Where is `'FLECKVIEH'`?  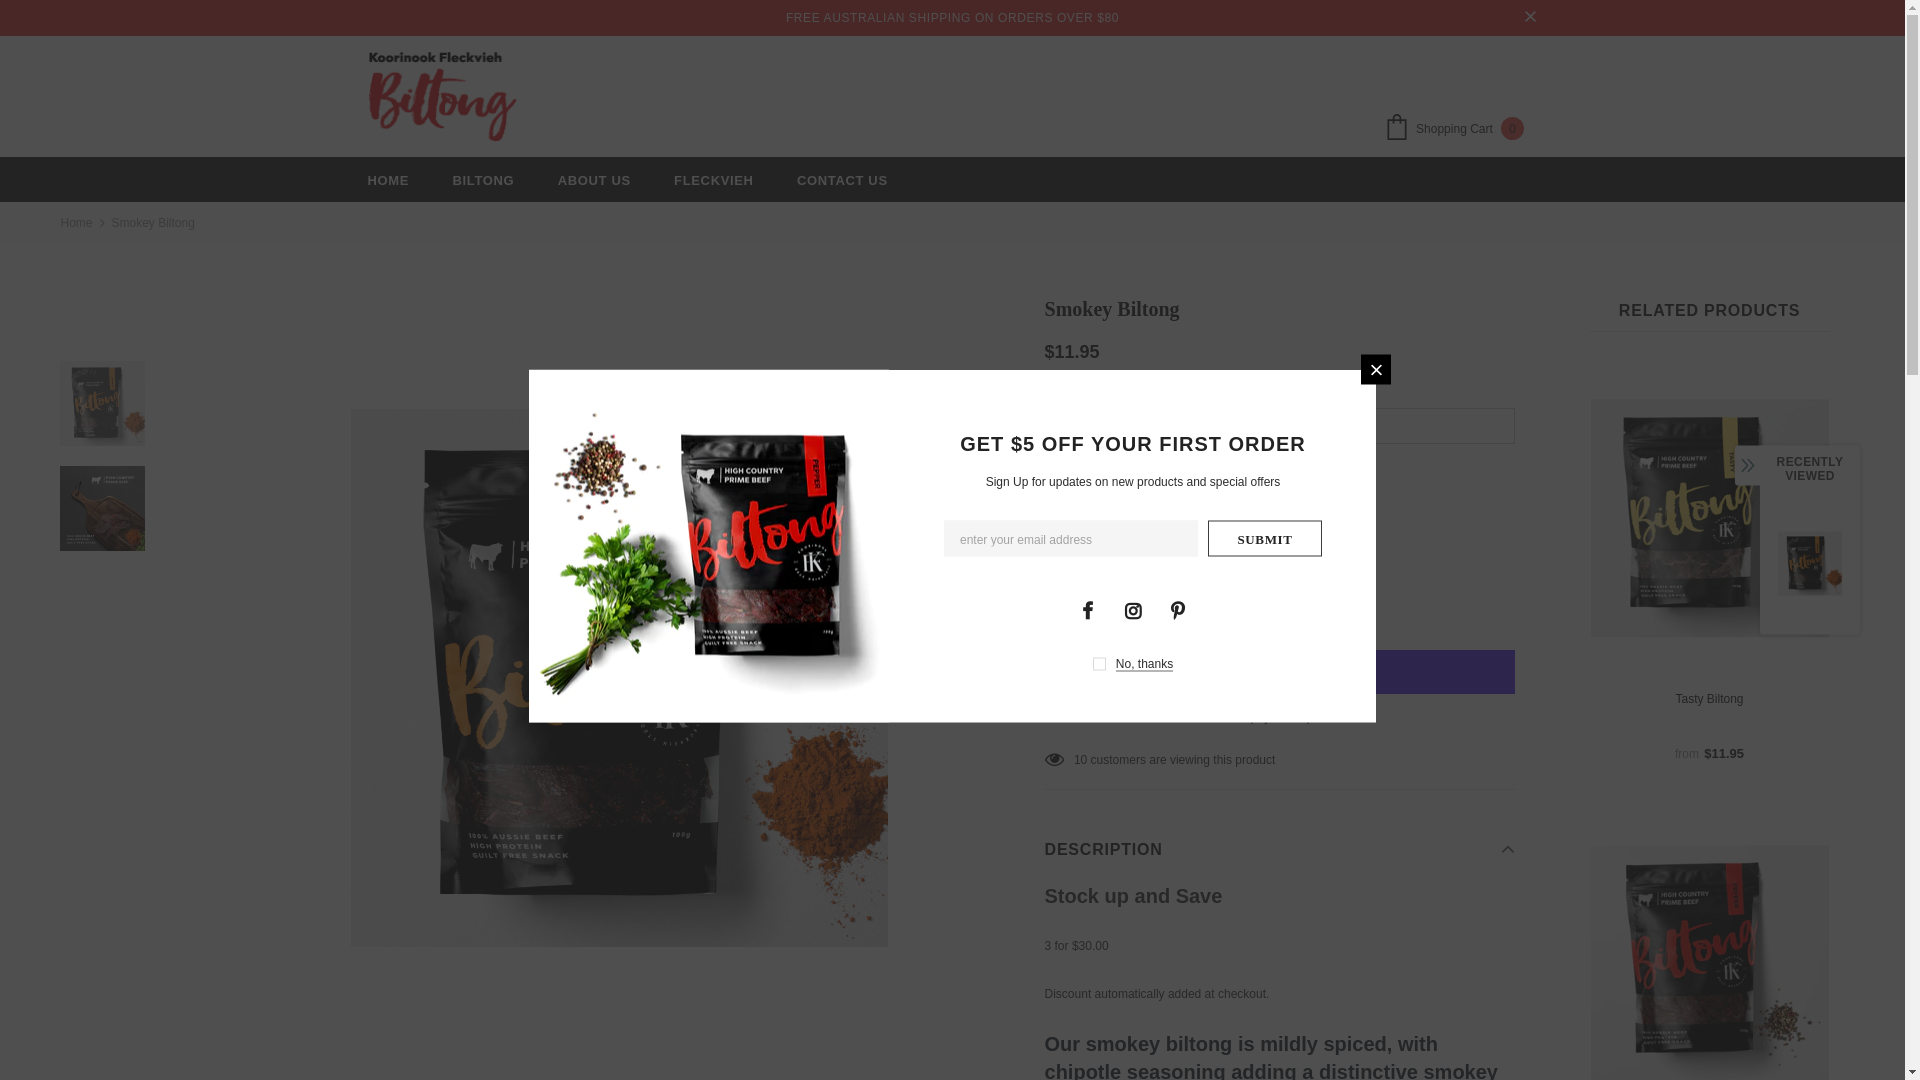
'FLECKVIEH' is located at coordinates (673, 178).